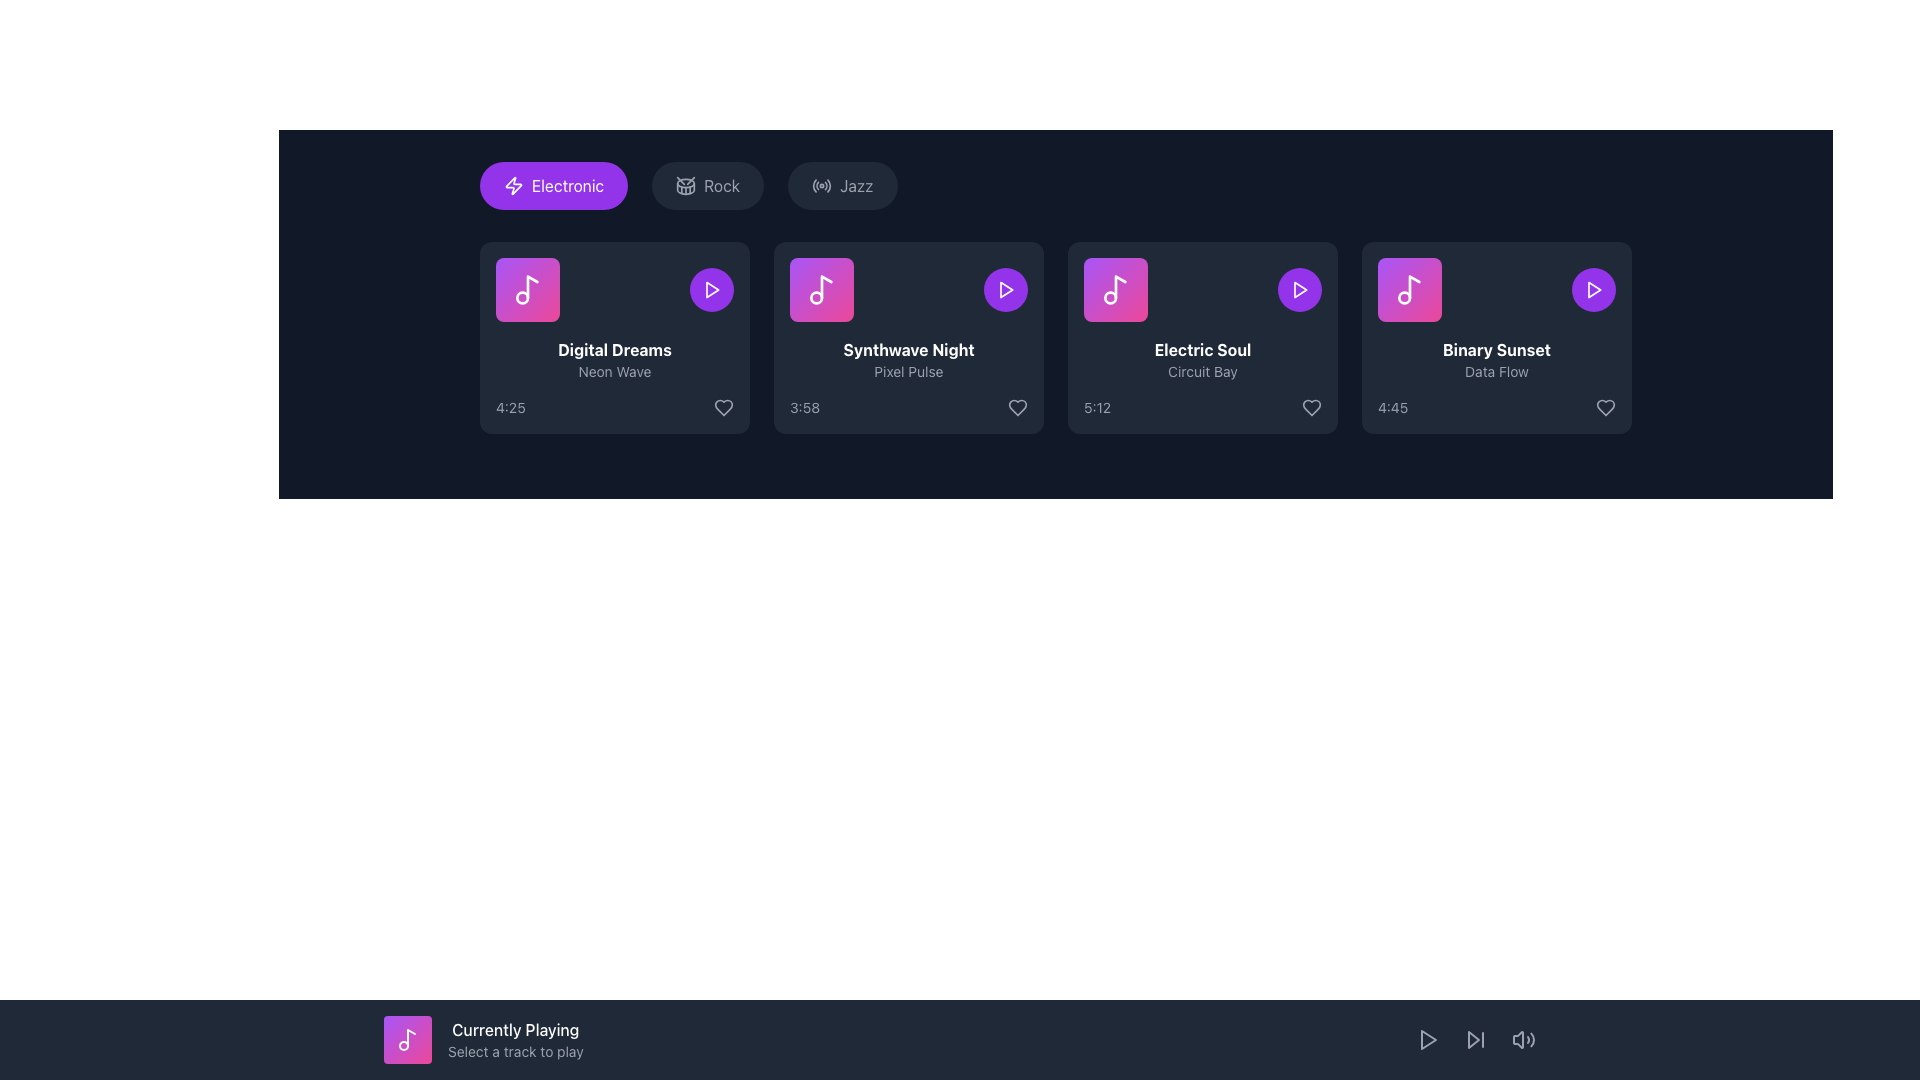 This screenshot has width=1920, height=1080. I want to click on the triangular play icon outlined in white on a circular purple background located on the right side of the card for the track 'Synthwave Night' by 'Pixel Pulse', so click(1006, 289).